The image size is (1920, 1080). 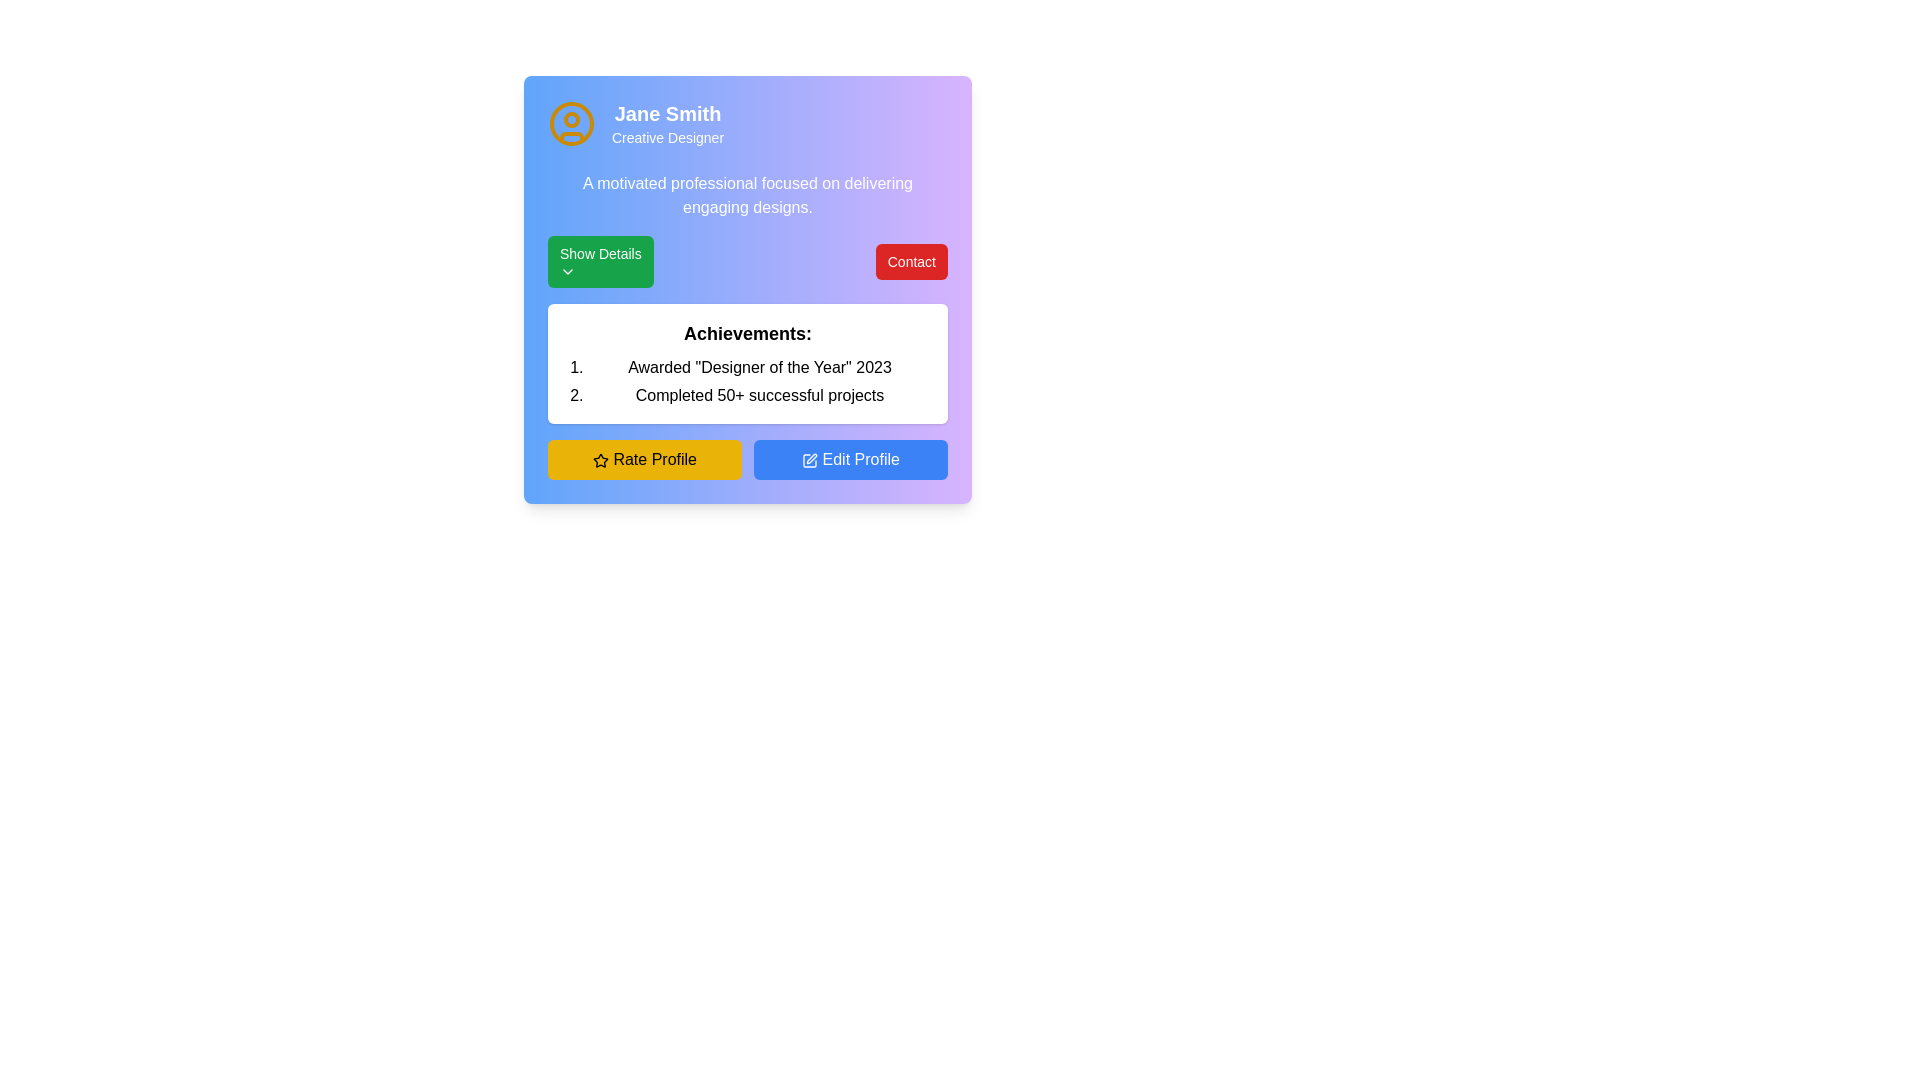 I want to click on the largest circular graphical component that forms the outer boundary of the user icon in the top-left corner of the user profile card, so click(x=570, y=123).